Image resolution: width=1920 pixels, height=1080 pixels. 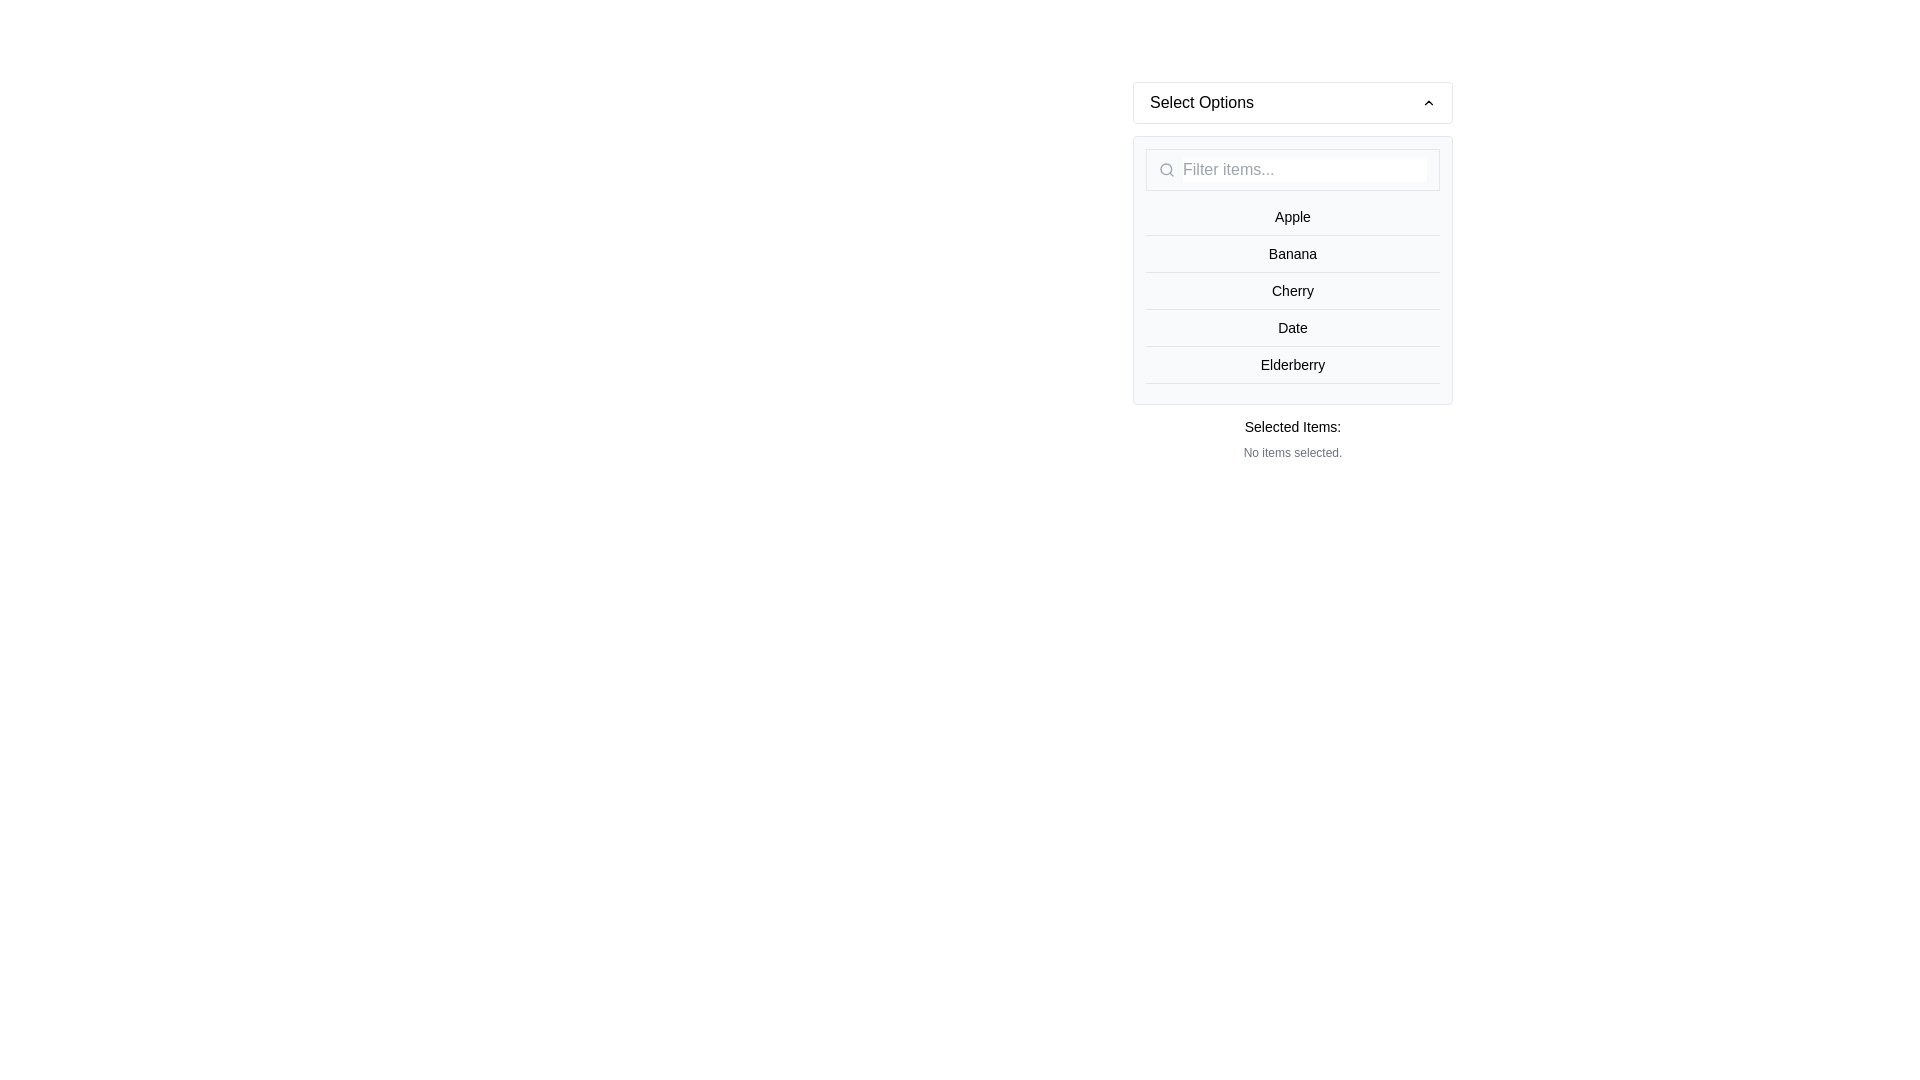 I want to click on the gray magnifying glass SVG icon, which represents the search function, located to the left of the input field labeled 'Filter items...', so click(x=1166, y=168).